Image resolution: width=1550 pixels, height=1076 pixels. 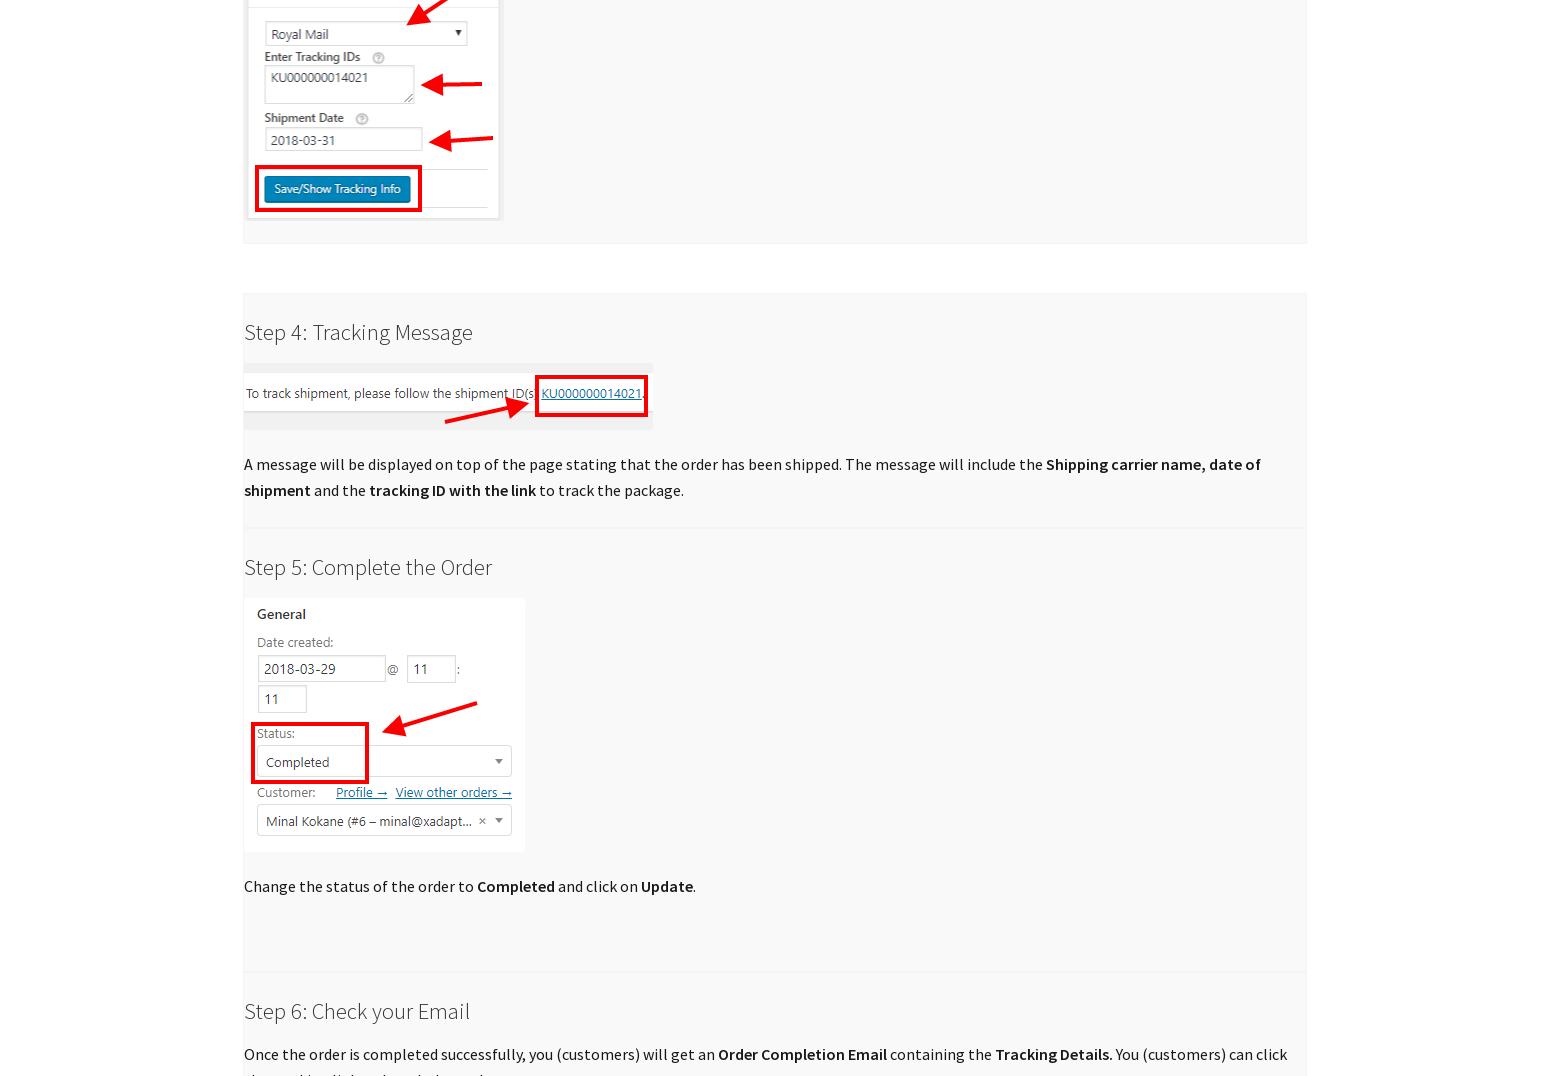 What do you see at coordinates (452, 489) in the screenshot?
I see `'tracking ID with the link'` at bounding box center [452, 489].